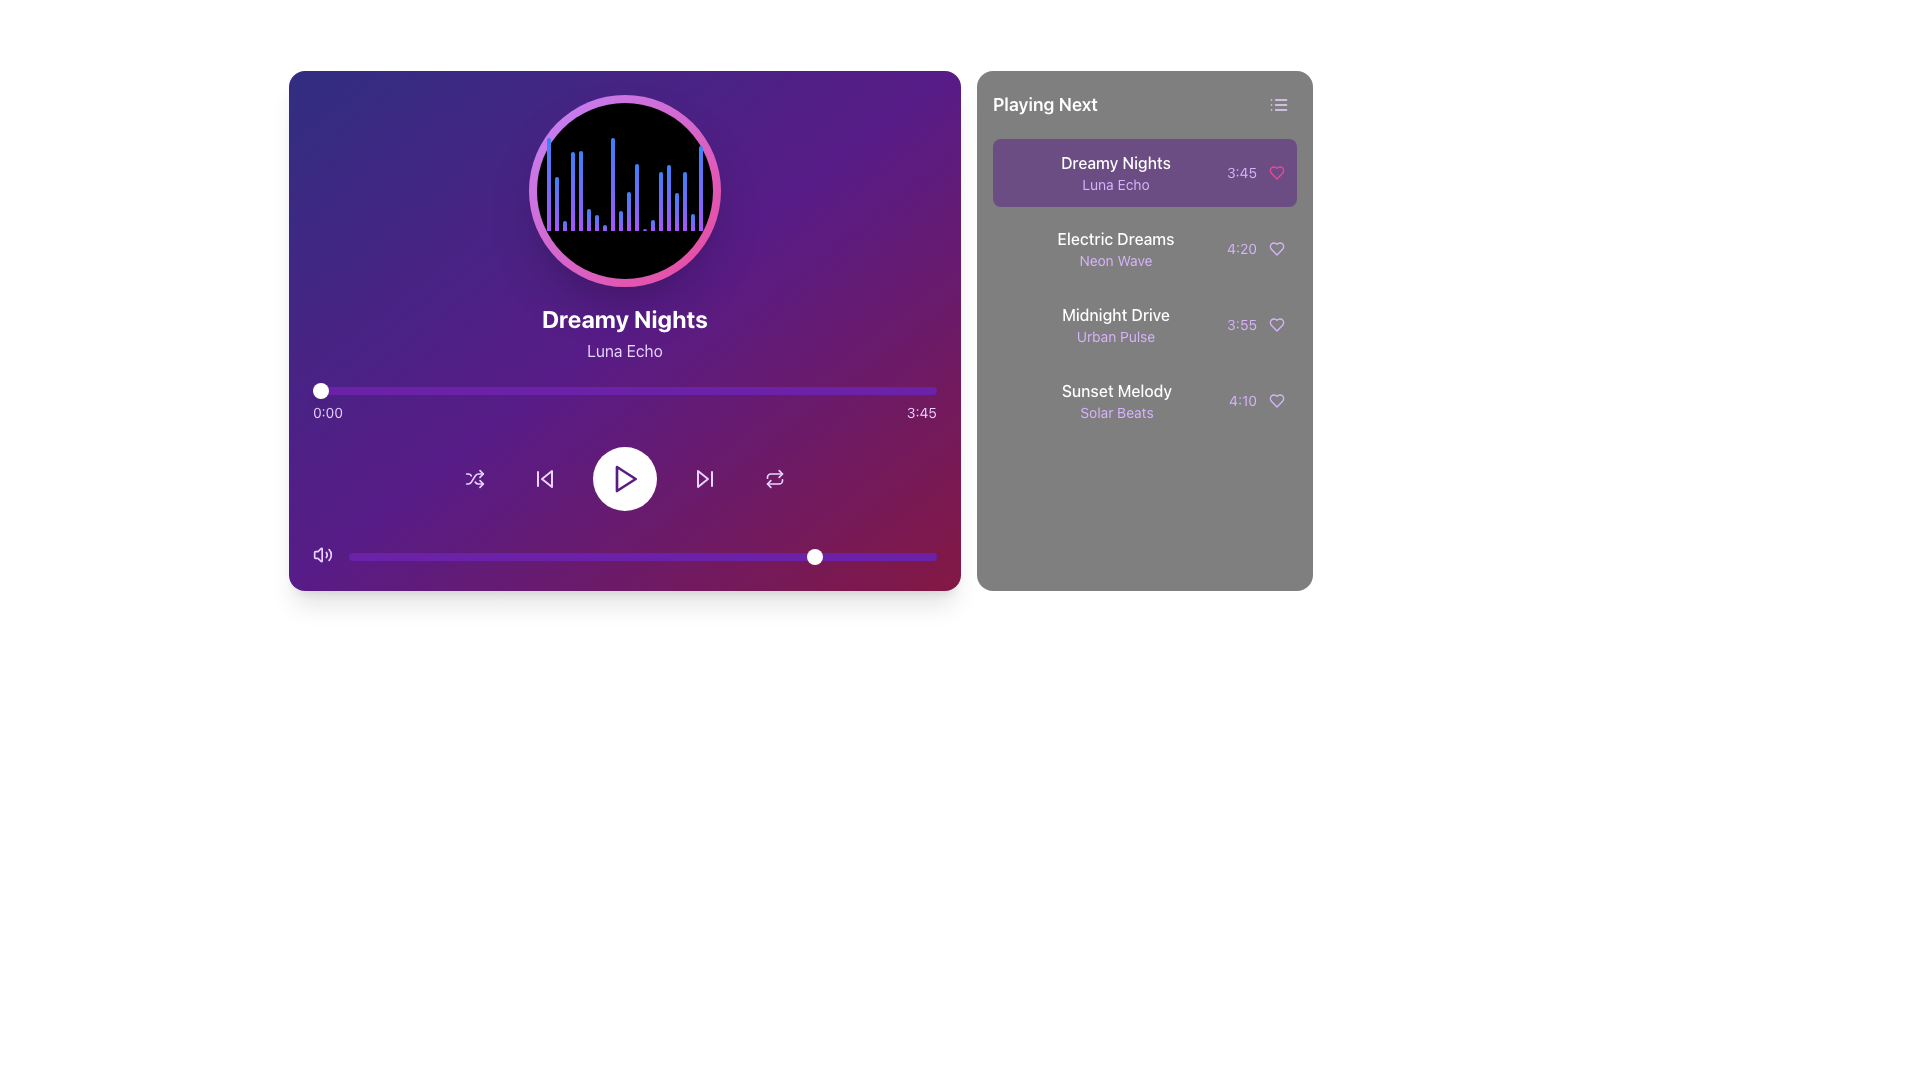 The height and width of the screenshot is (1080, 1920). I want to click on the playback position, so click(496, 390).